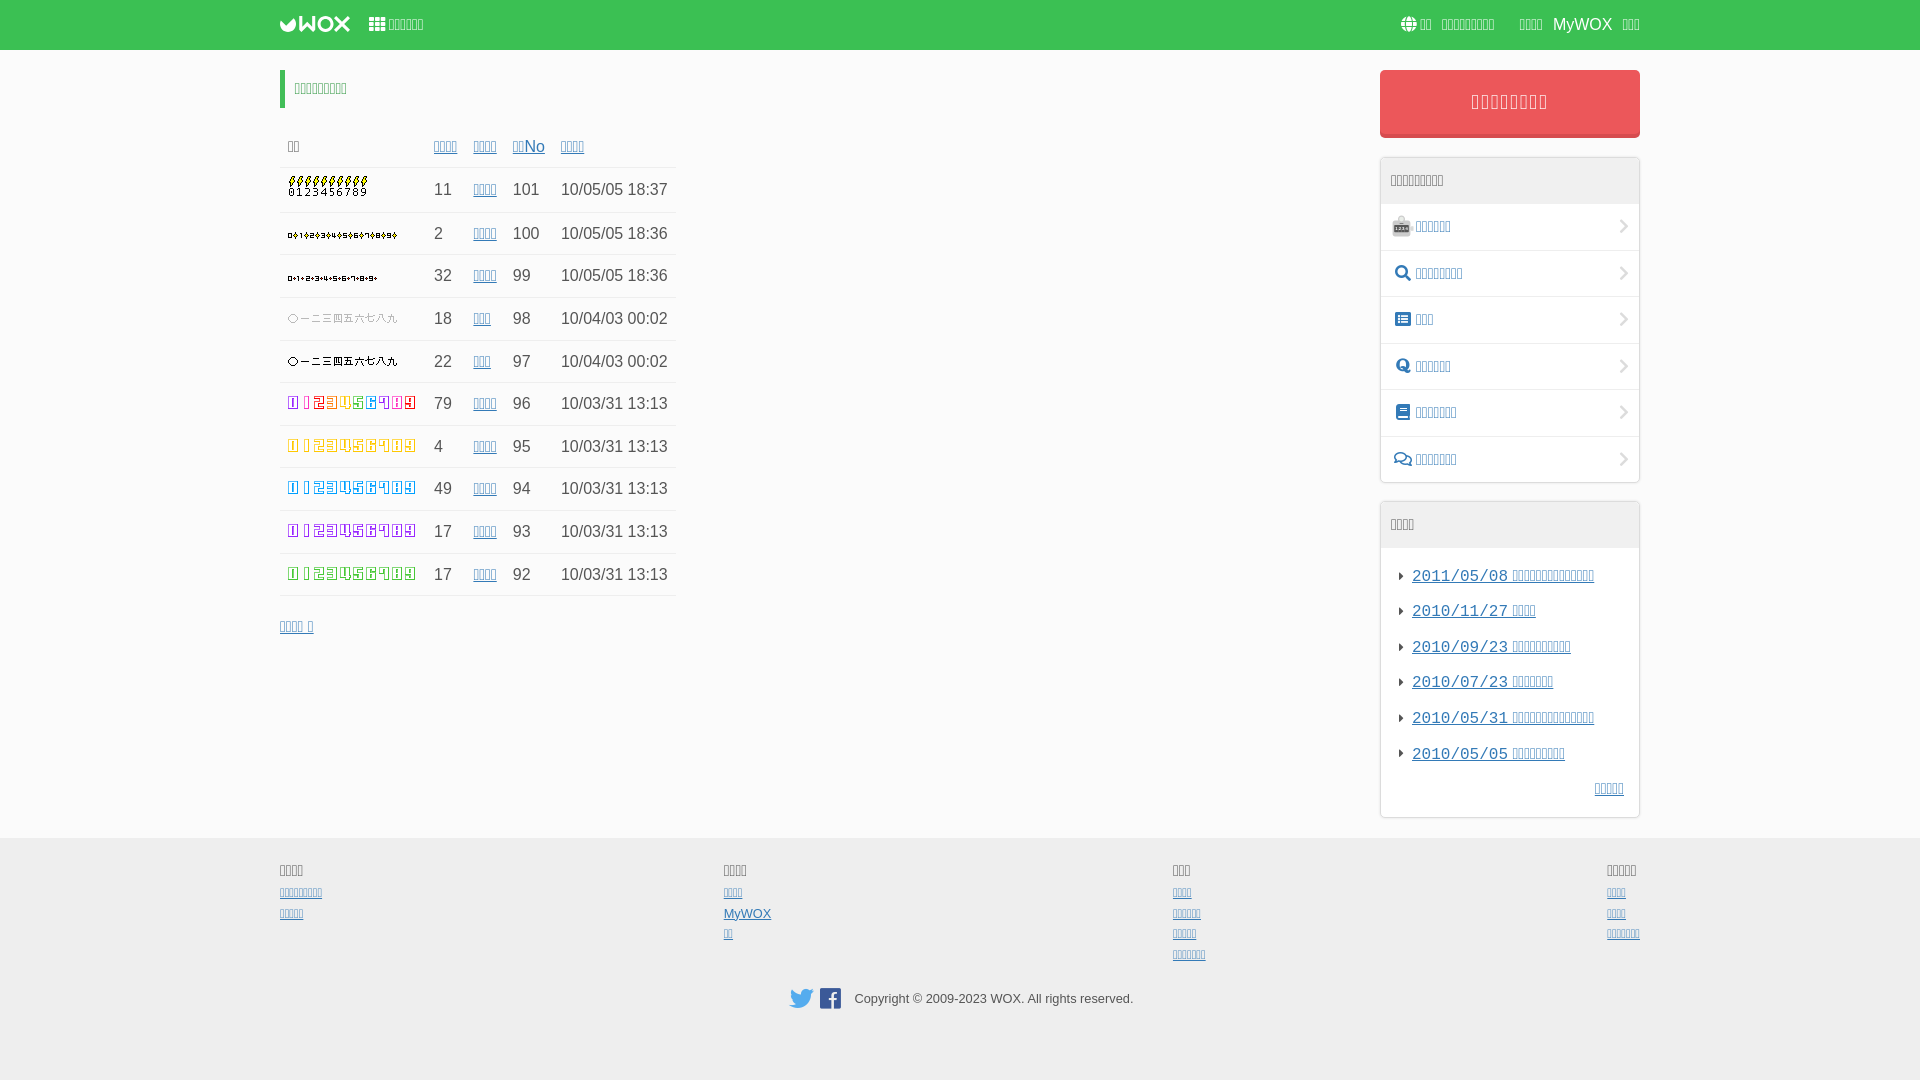 Image resolution: width=1920 pixels, height=1080 pixels. I want to click on 'MyWOX', so click(1552, 24).